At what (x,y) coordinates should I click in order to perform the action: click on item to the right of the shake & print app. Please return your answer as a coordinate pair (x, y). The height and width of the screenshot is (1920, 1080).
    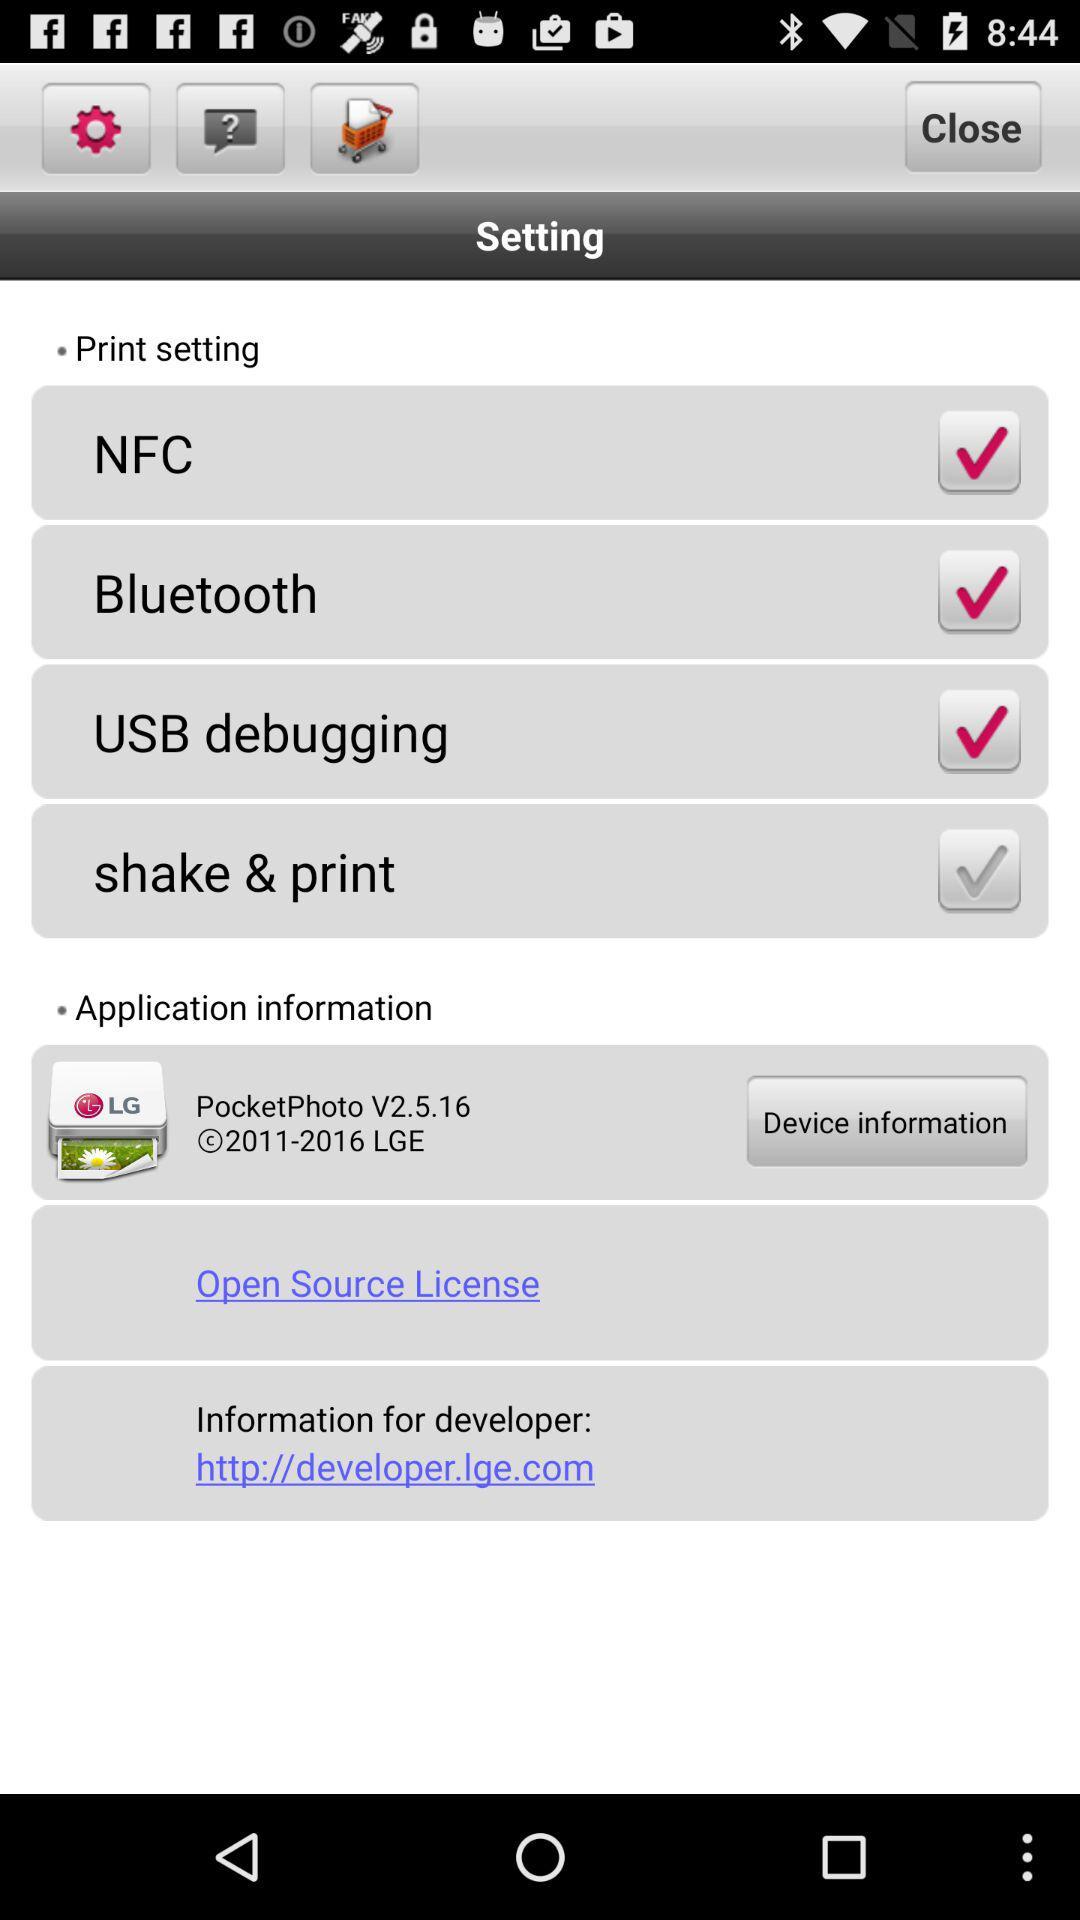
    Looking at the image, I should click on (978, 870).